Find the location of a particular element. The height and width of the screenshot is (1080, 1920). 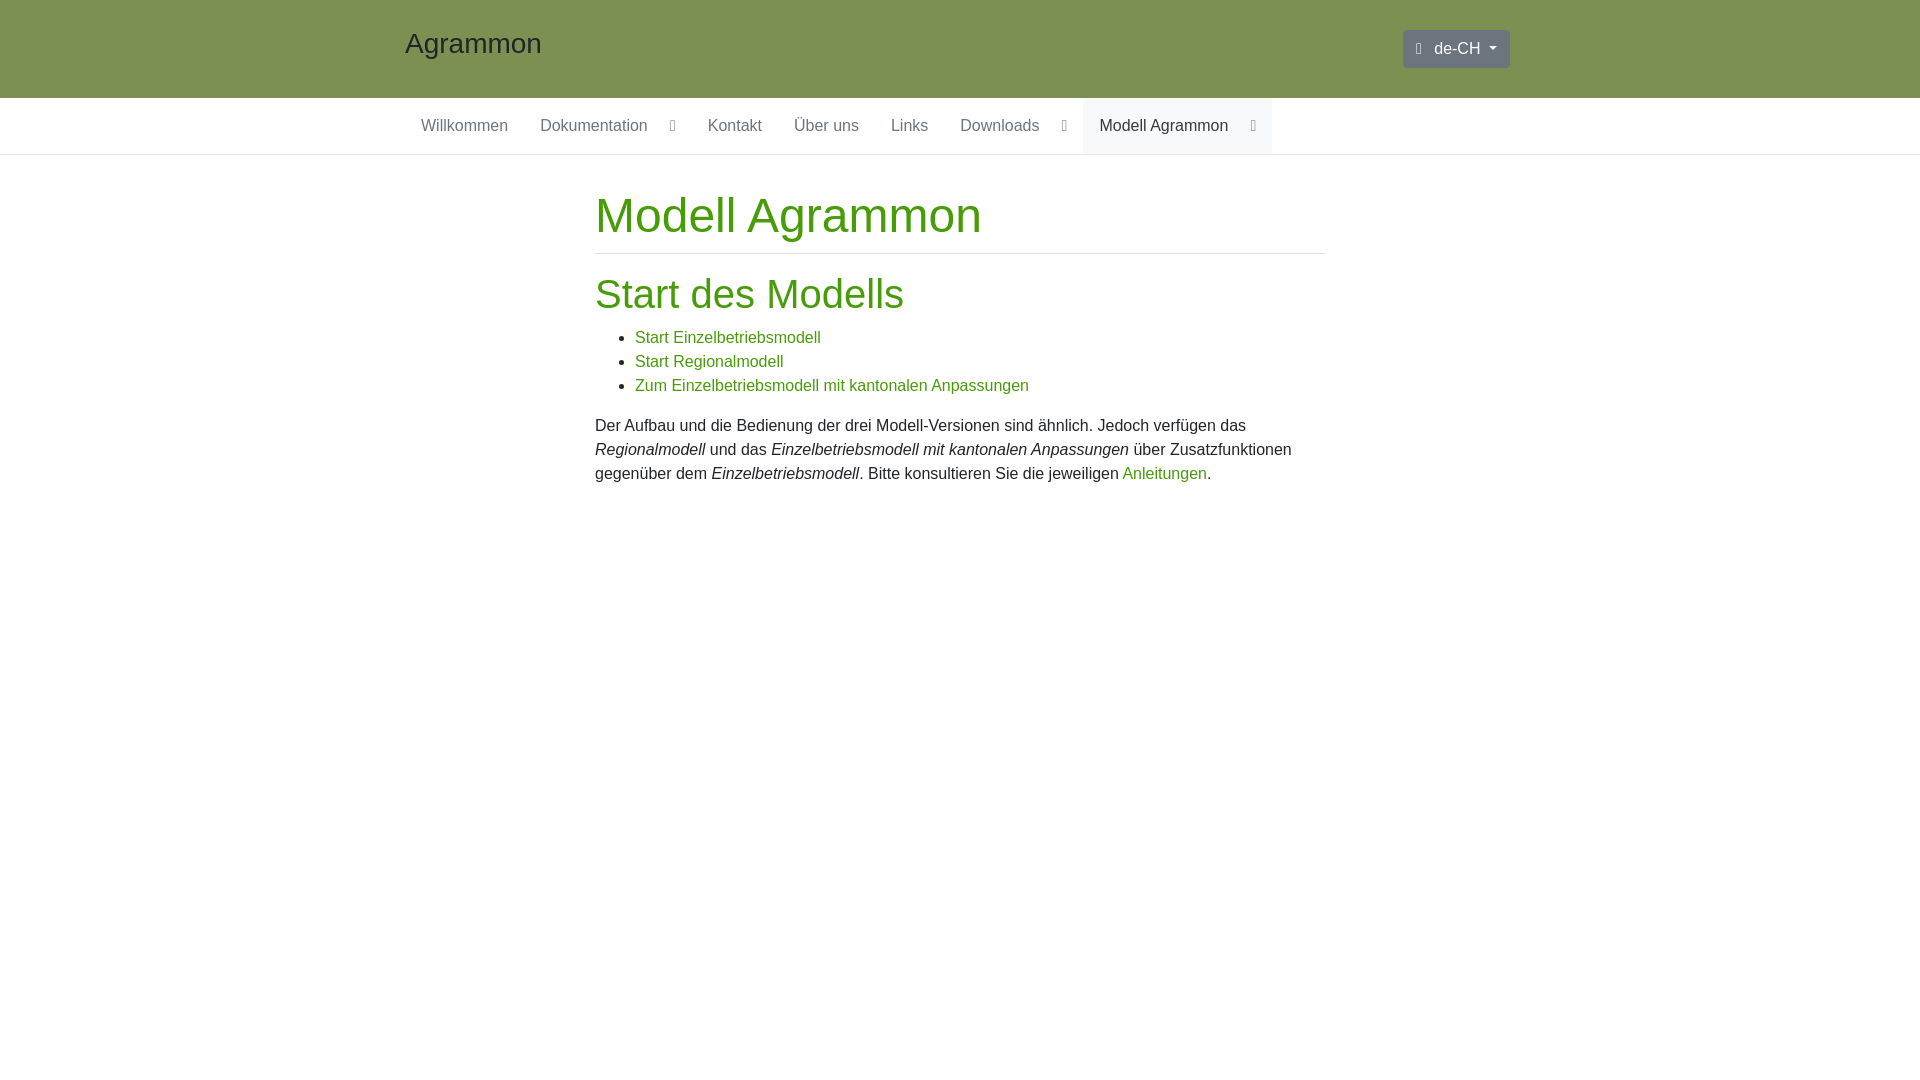

'Anleitungen' is located at coordinates (1122, 473).